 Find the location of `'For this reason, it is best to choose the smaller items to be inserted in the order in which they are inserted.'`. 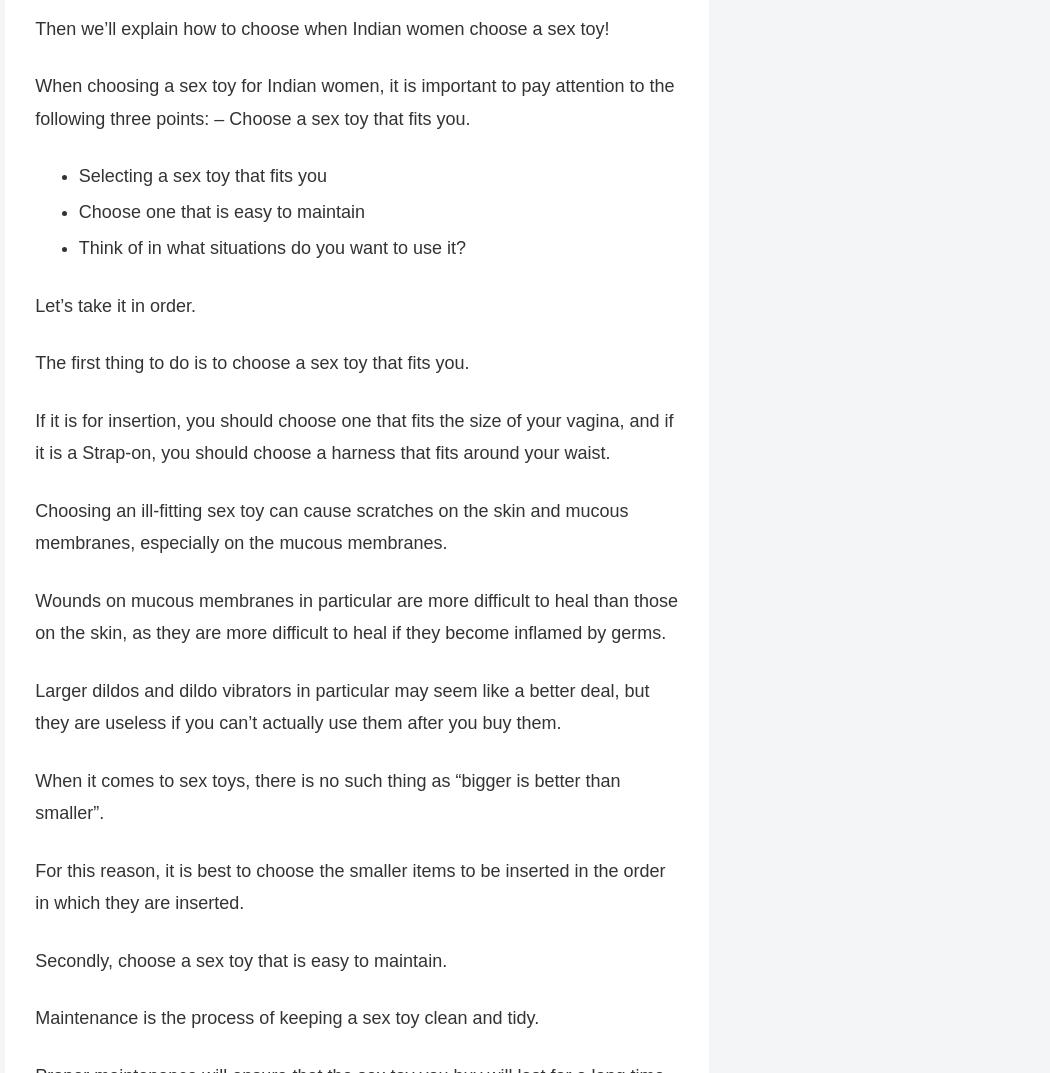

'For this reason, it is best to choose the smaller items to be inserted in the order in which they are inserted.' is located at coordinates (348, 887).